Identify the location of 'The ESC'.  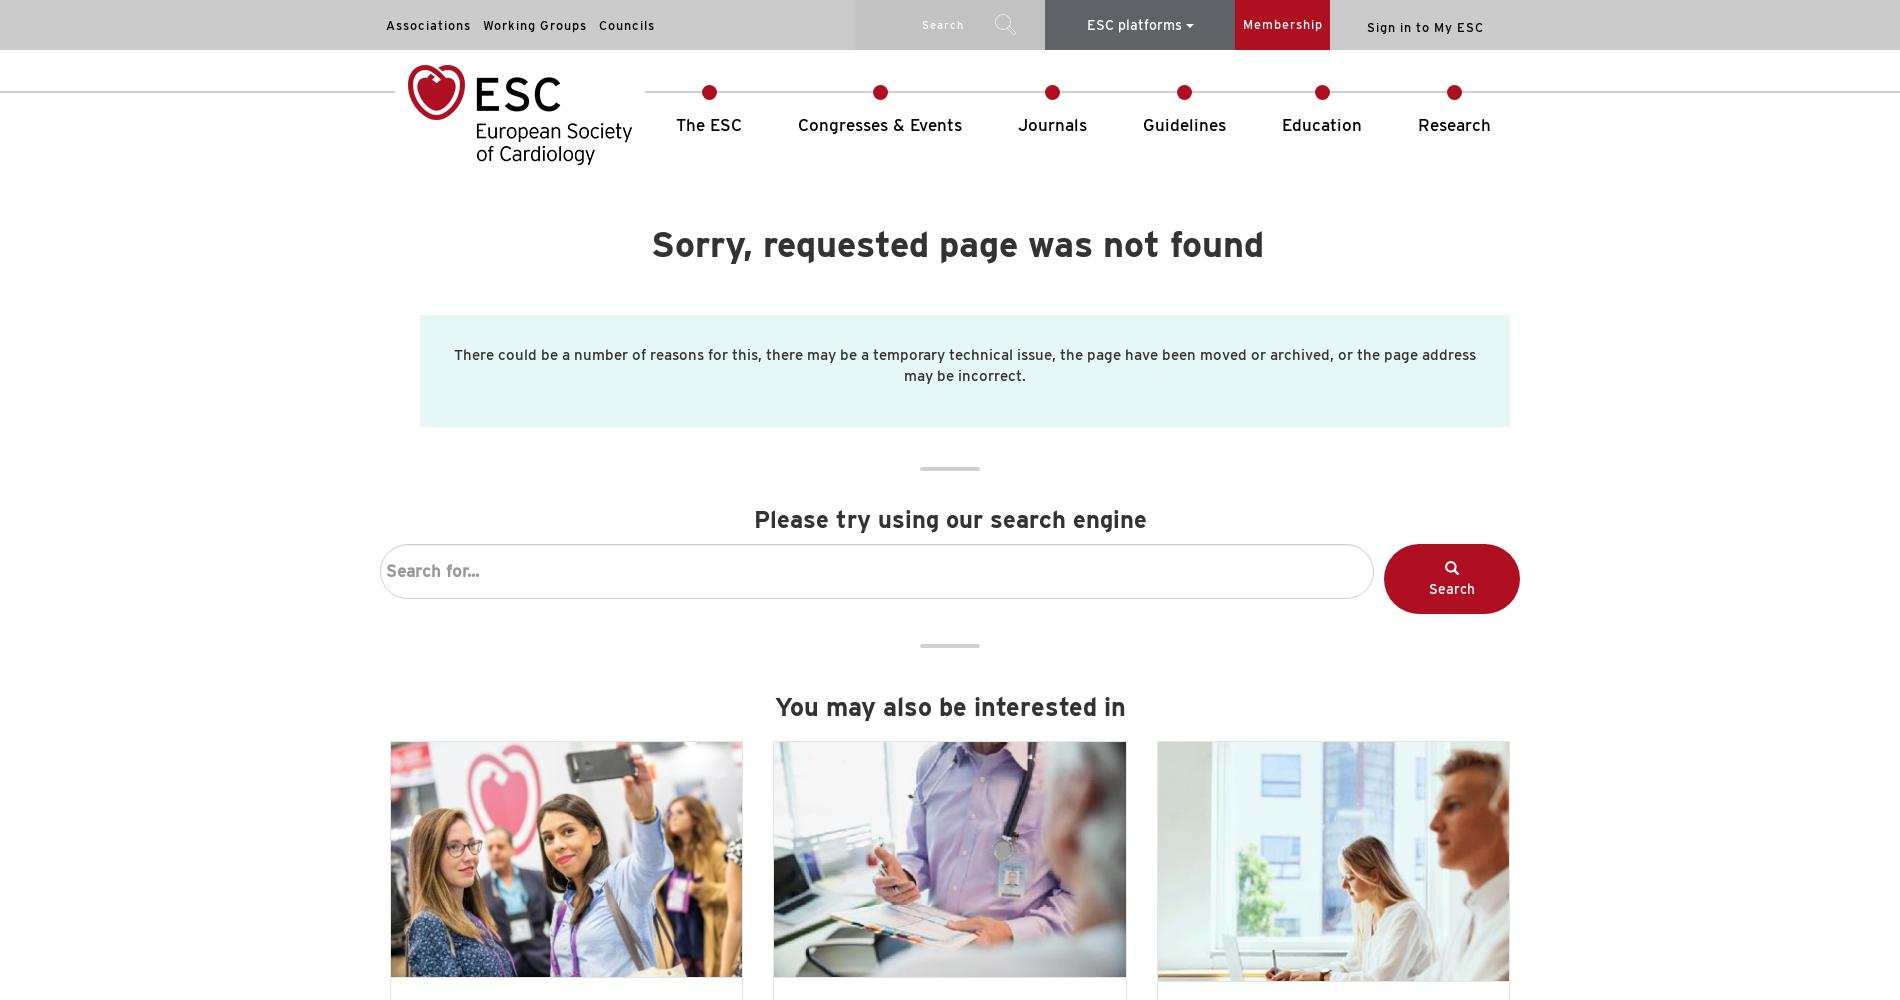
(709, 125).